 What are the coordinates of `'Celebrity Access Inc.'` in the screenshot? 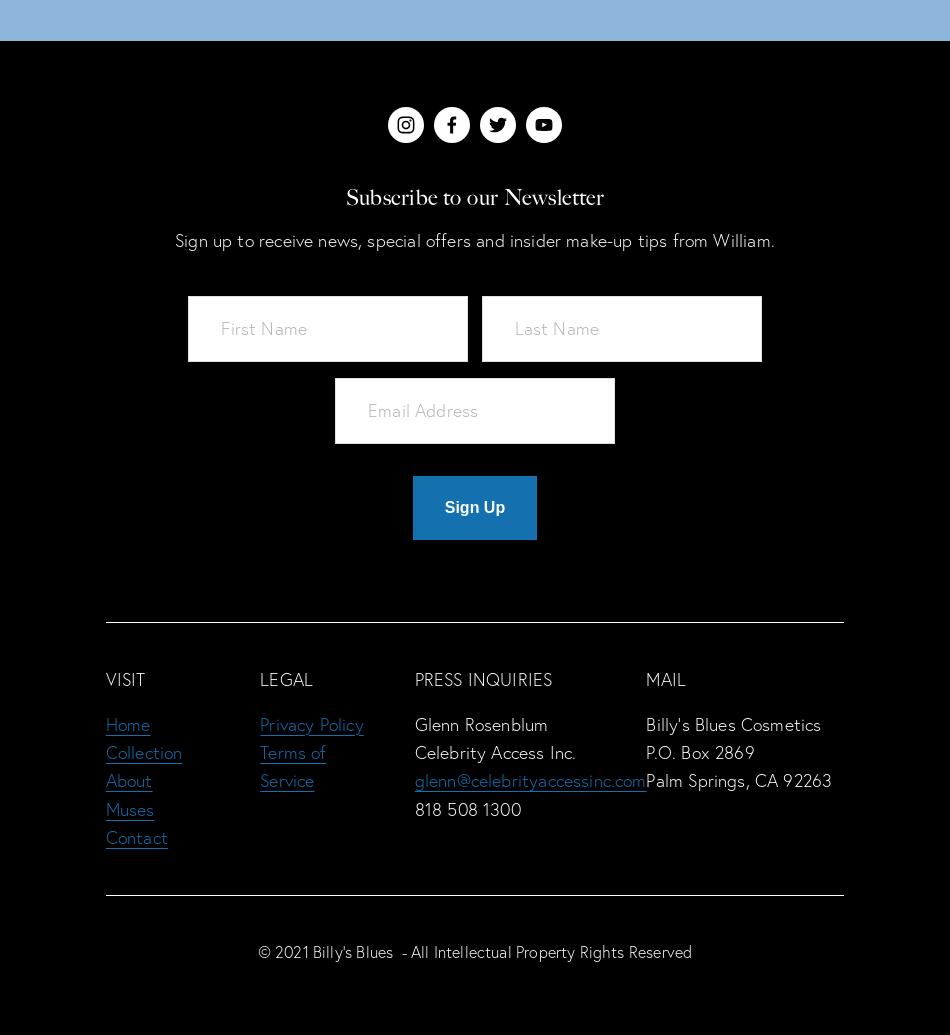 It's located at (413, 750).